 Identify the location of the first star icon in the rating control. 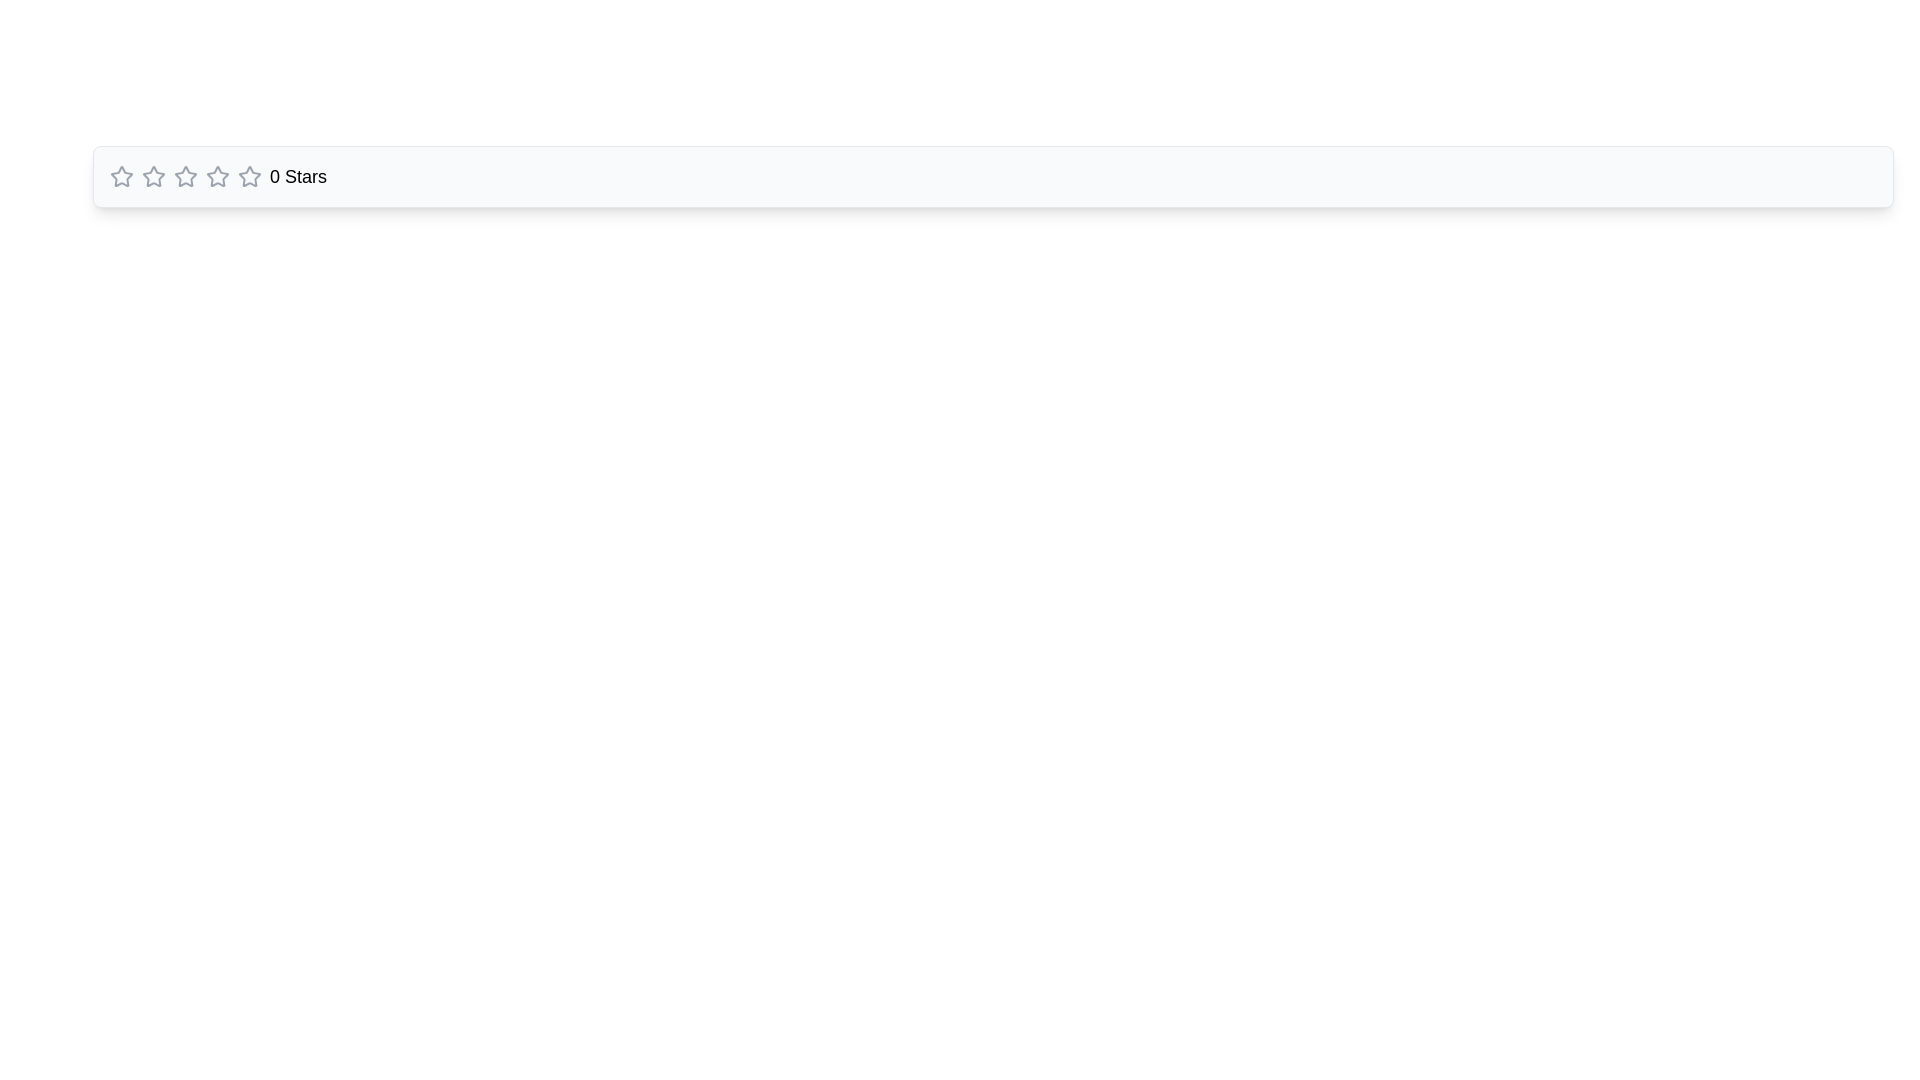
(120, 175).